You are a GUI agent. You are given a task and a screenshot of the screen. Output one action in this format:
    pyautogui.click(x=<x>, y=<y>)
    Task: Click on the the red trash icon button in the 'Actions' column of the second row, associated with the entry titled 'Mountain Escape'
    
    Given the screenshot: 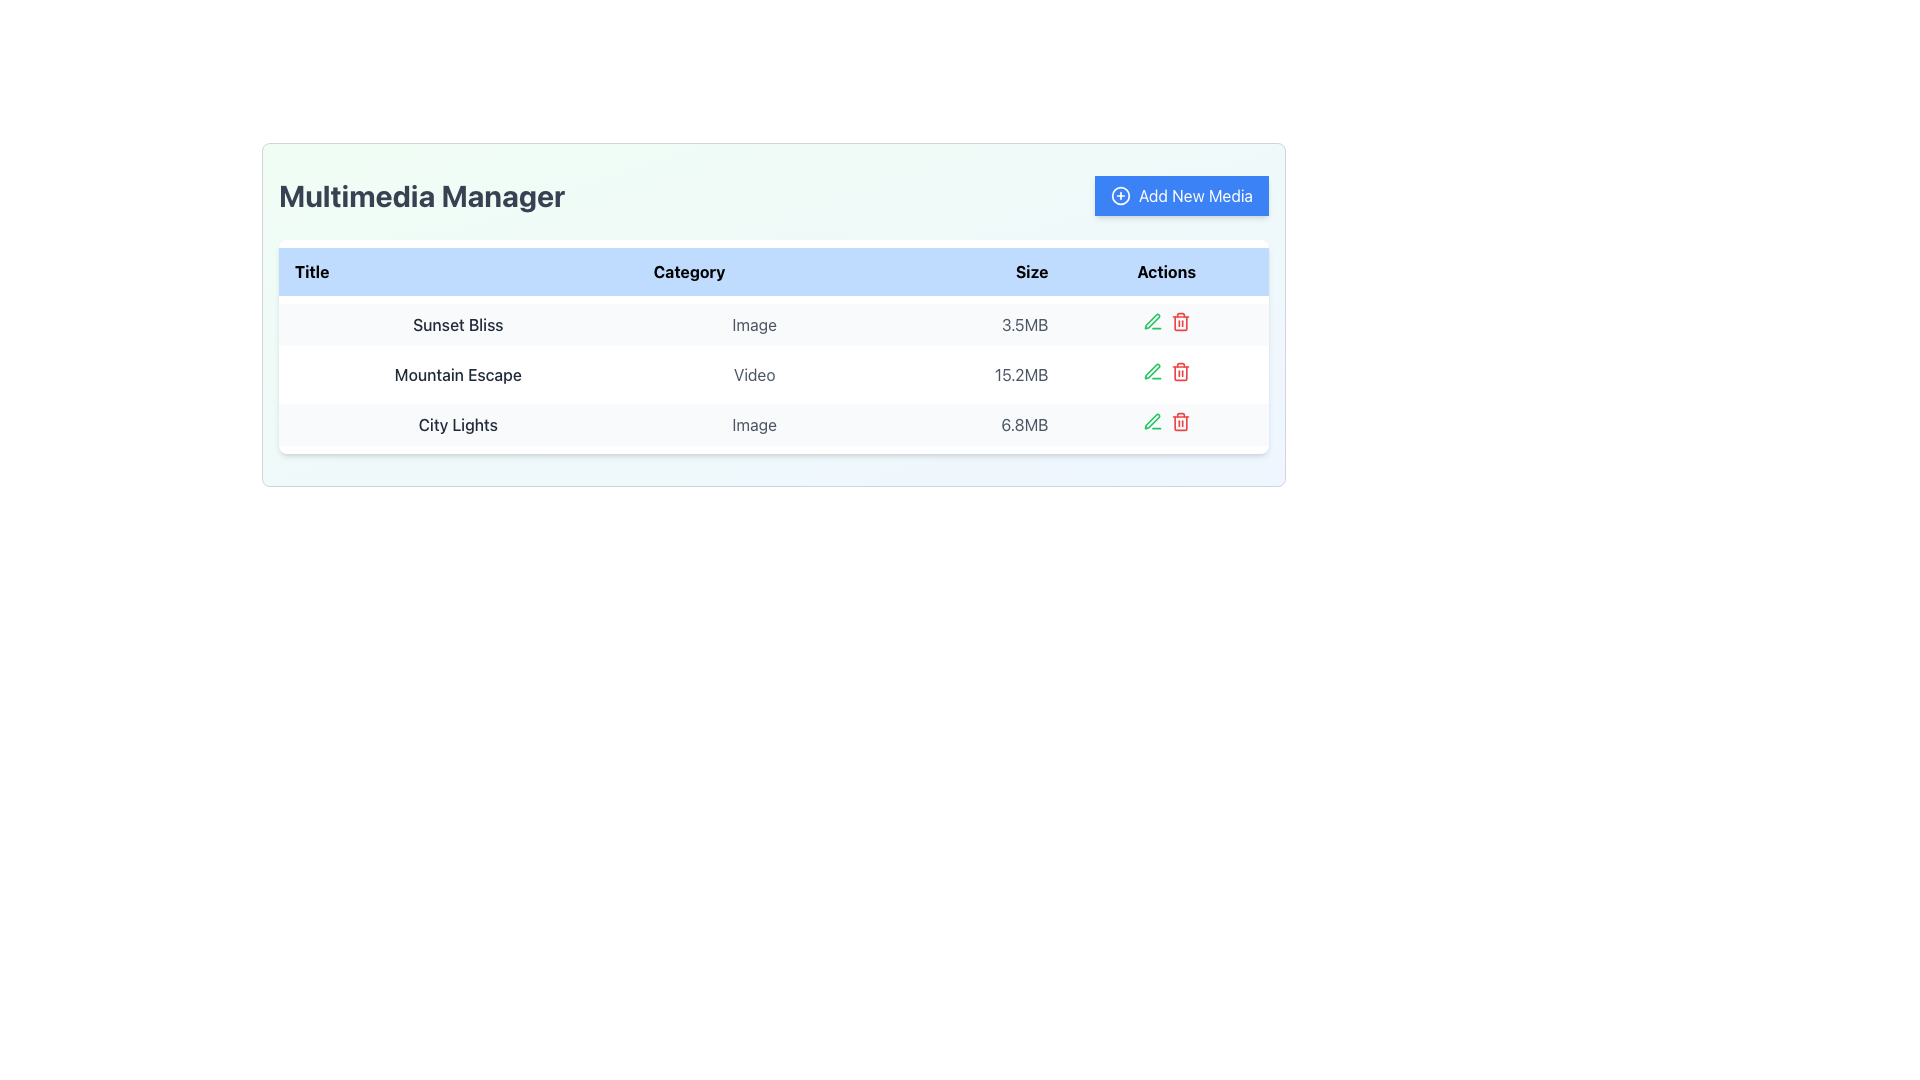 What is the action you would take?
    pyautogui.click(x=1180, y=371)
    